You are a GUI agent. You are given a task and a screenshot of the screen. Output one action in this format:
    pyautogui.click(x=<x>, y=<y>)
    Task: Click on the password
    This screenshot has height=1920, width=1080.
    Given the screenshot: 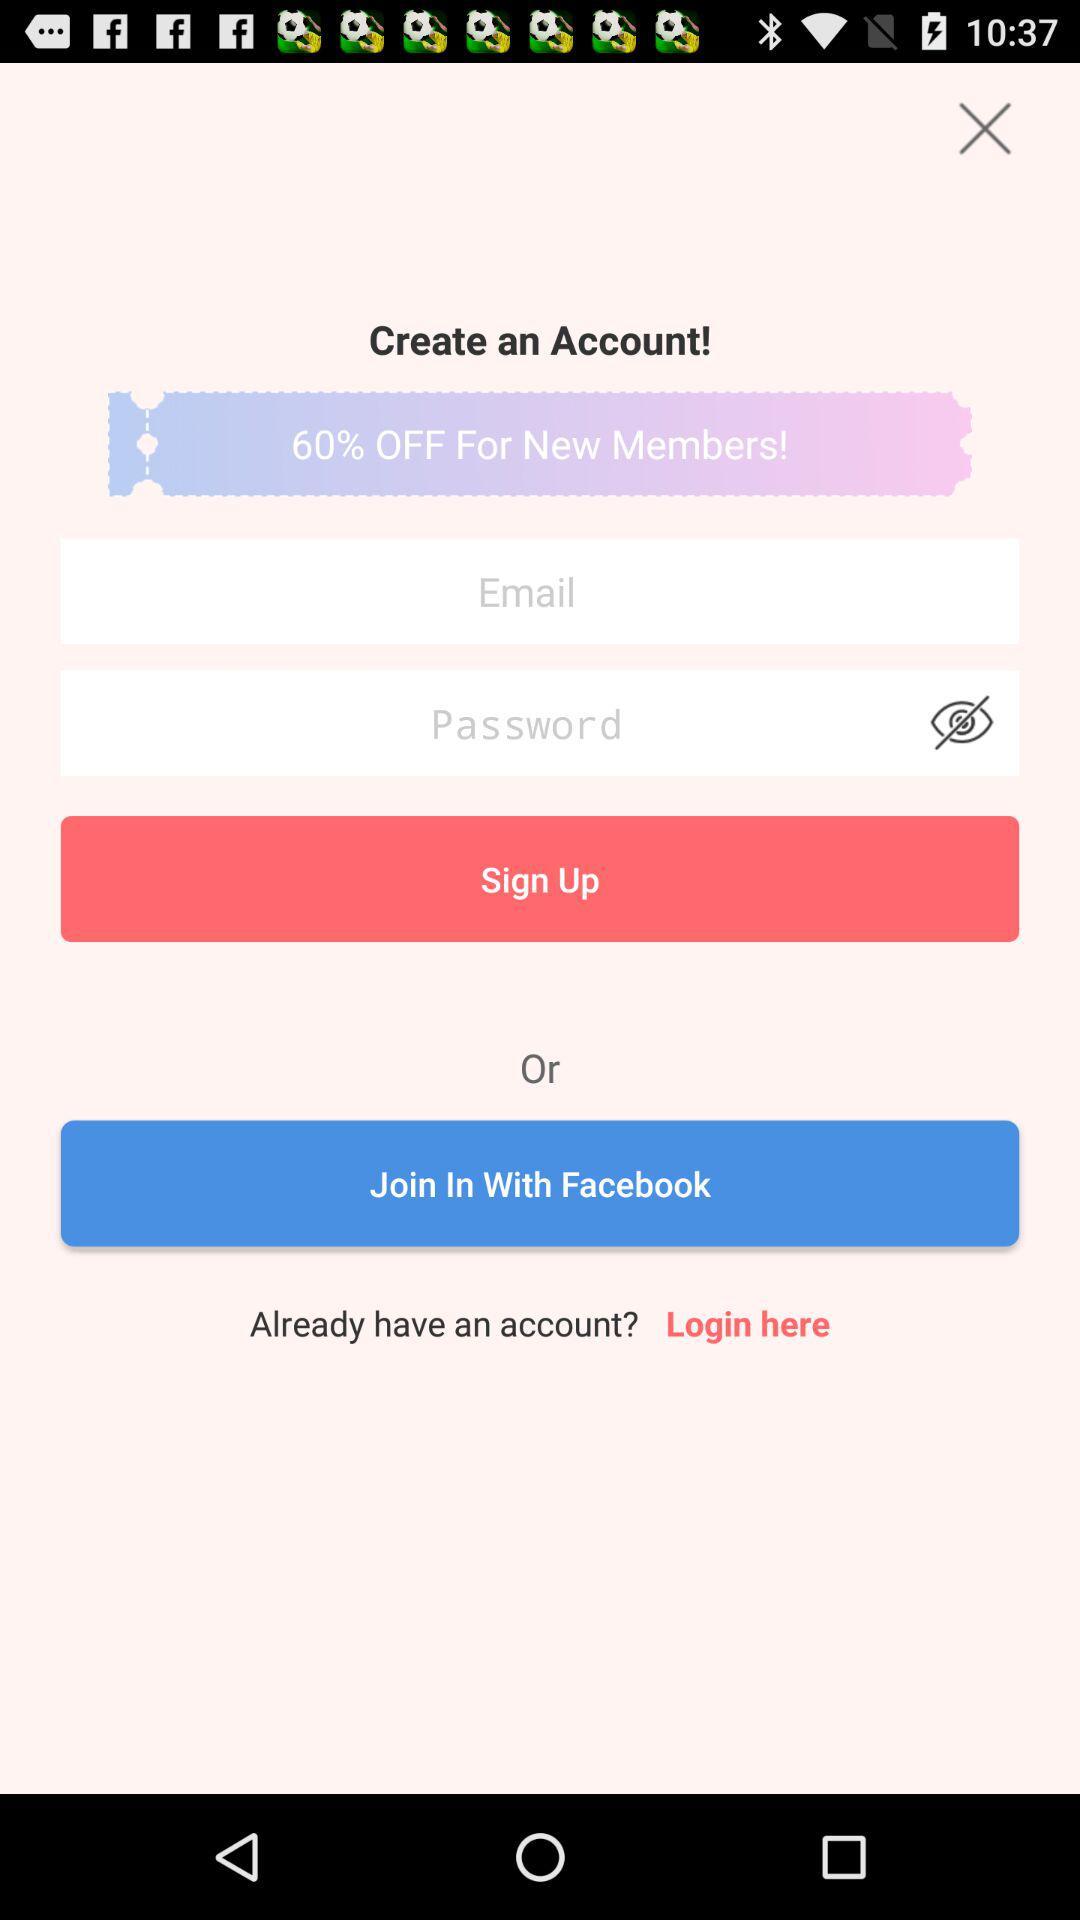 What is the action you would take?
    pyautogui.click(x=540, y=722)
    